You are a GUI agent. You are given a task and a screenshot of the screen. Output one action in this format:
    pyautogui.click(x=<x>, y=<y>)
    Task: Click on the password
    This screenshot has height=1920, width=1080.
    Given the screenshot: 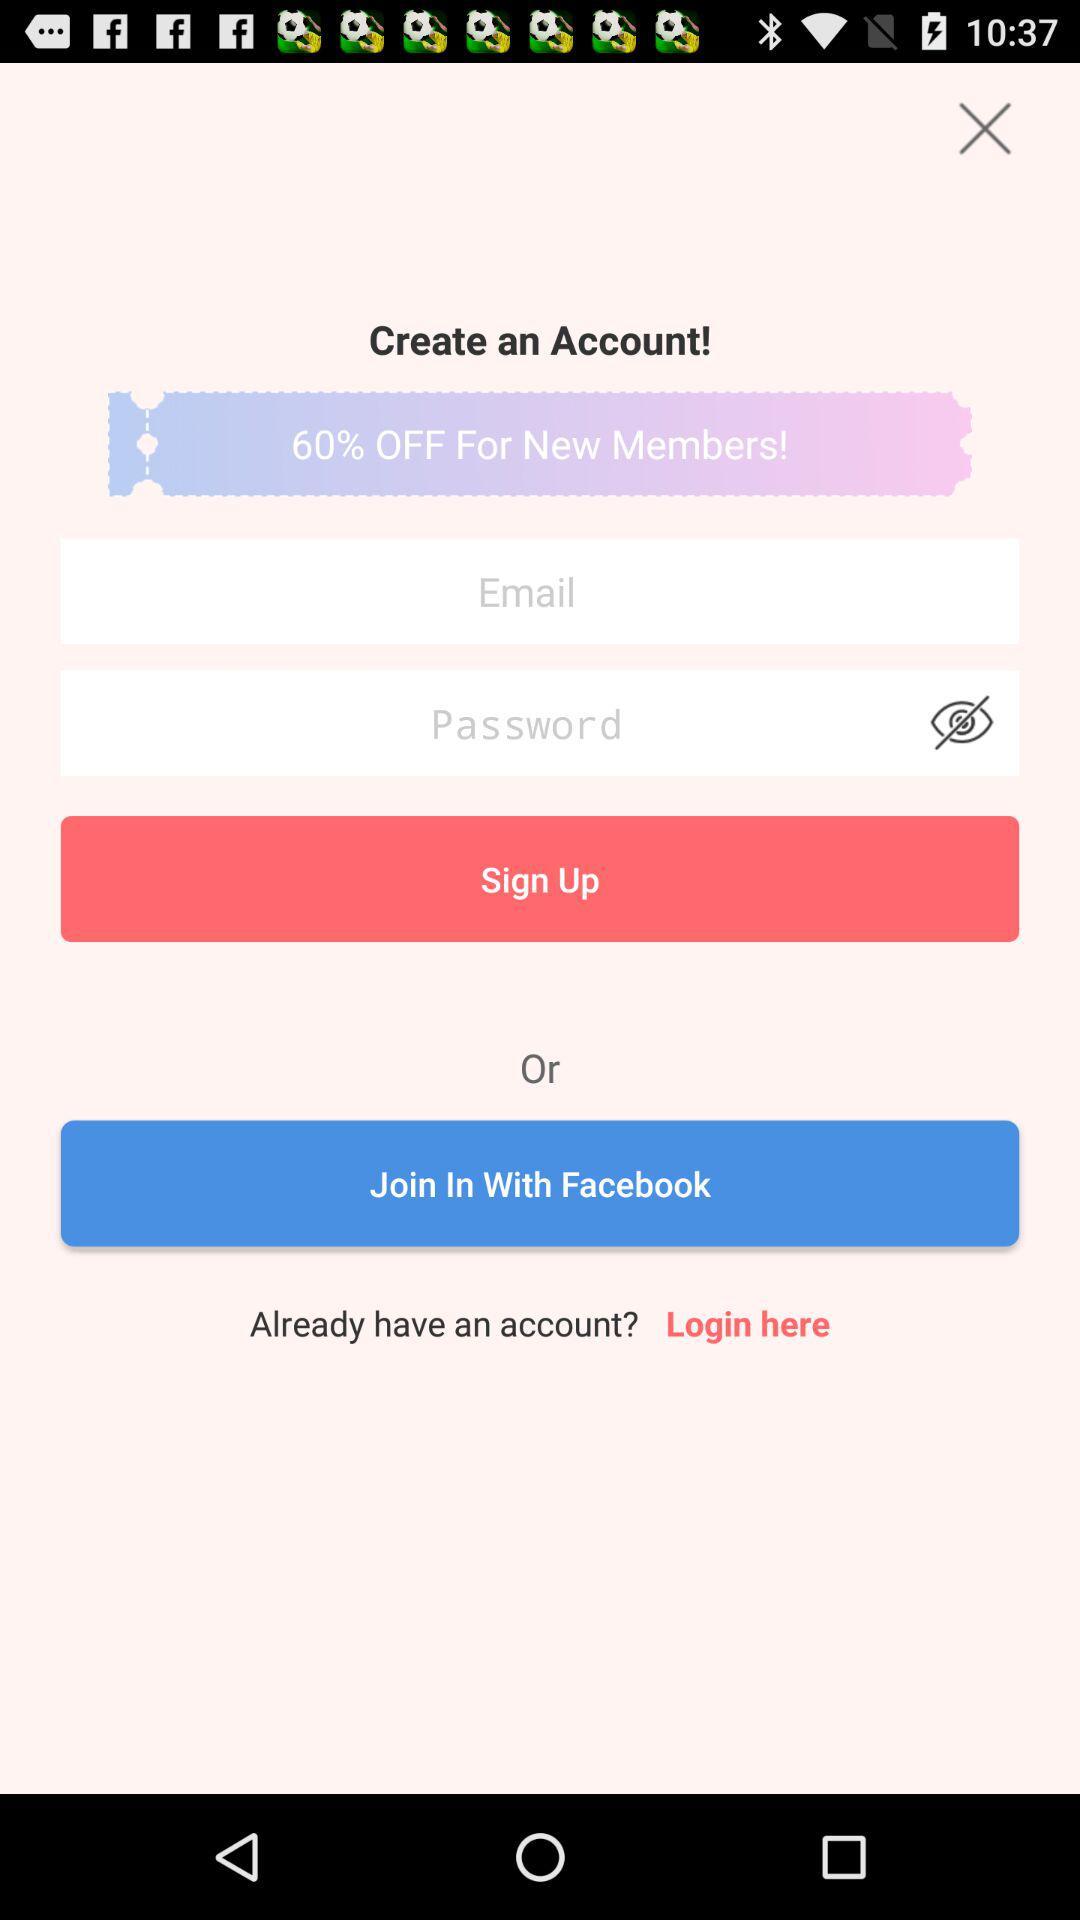 What is the action you would take?
    pyautogui.click(x=540, y=722)
    